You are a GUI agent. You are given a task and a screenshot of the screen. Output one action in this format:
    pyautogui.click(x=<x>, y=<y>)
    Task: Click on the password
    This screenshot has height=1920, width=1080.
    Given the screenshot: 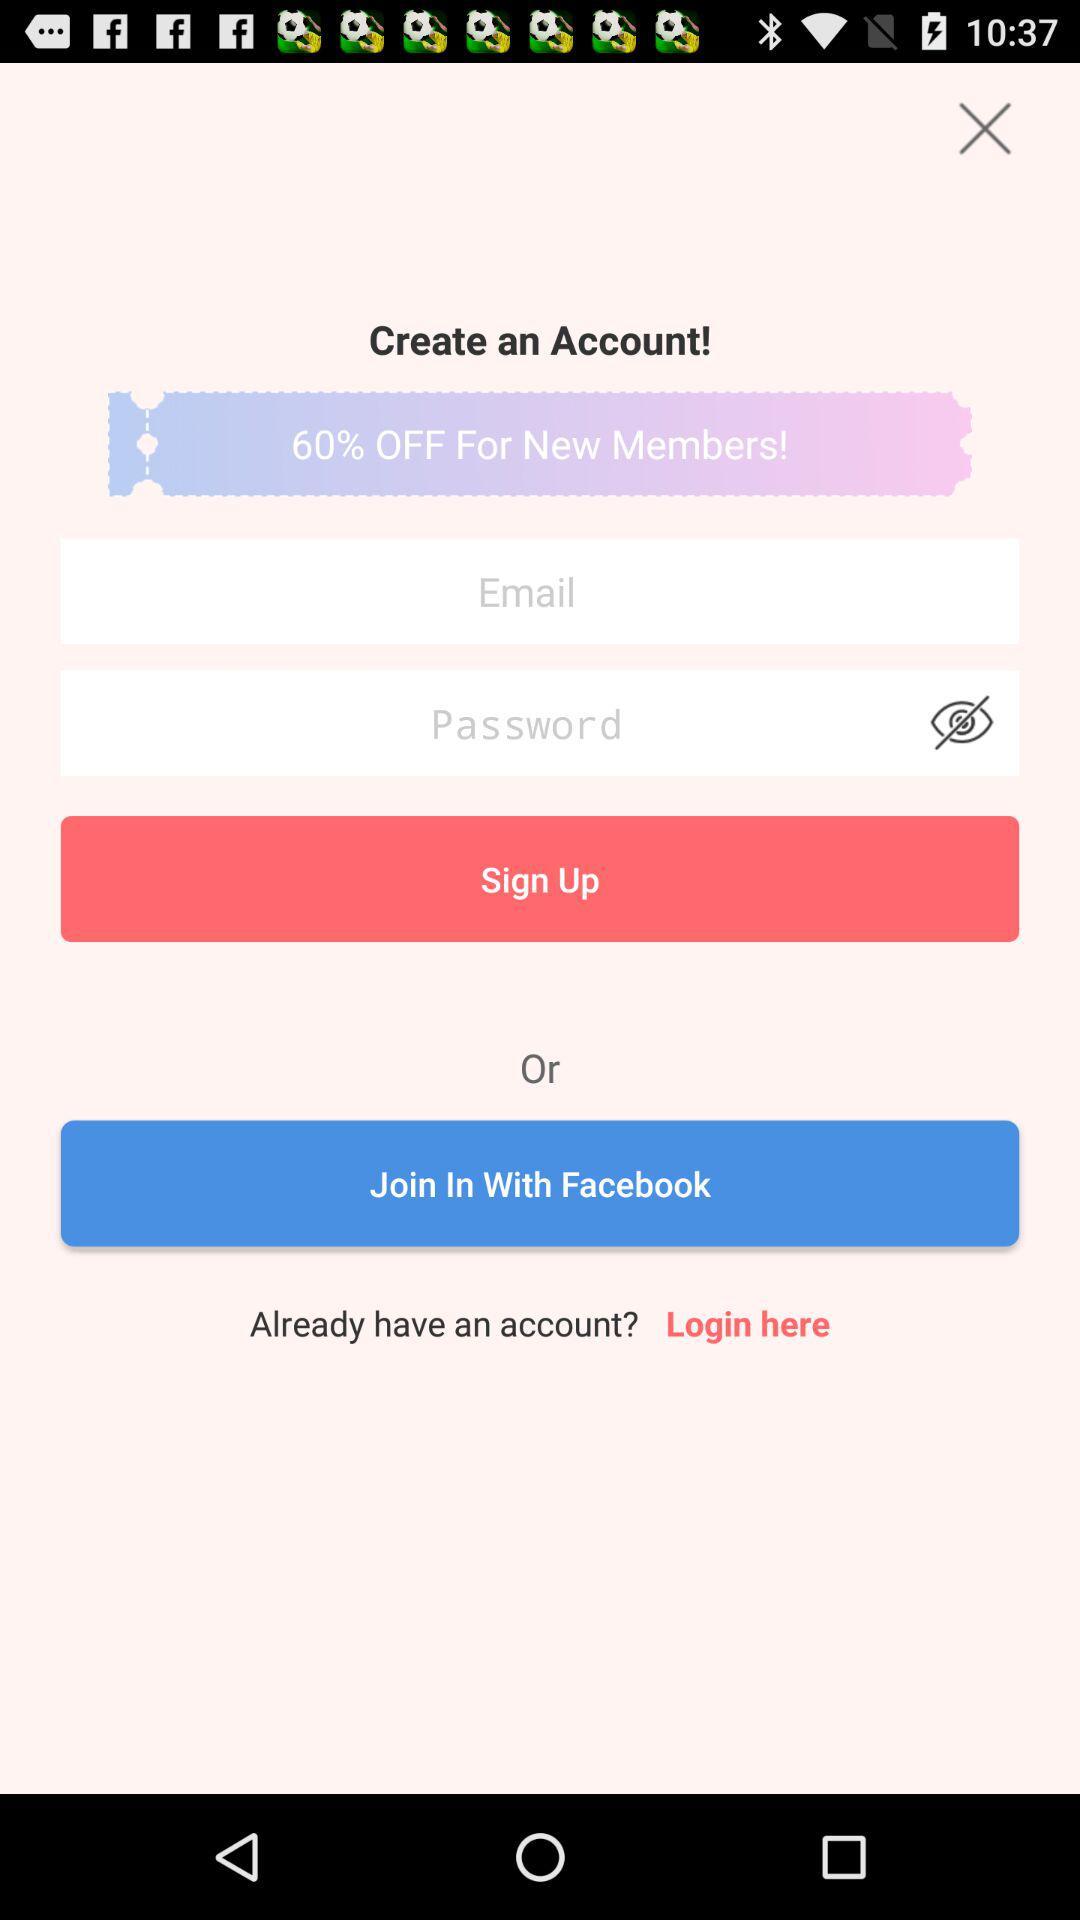 What is the action you would take?
    pyautogui.click(x=540, y=722)
    